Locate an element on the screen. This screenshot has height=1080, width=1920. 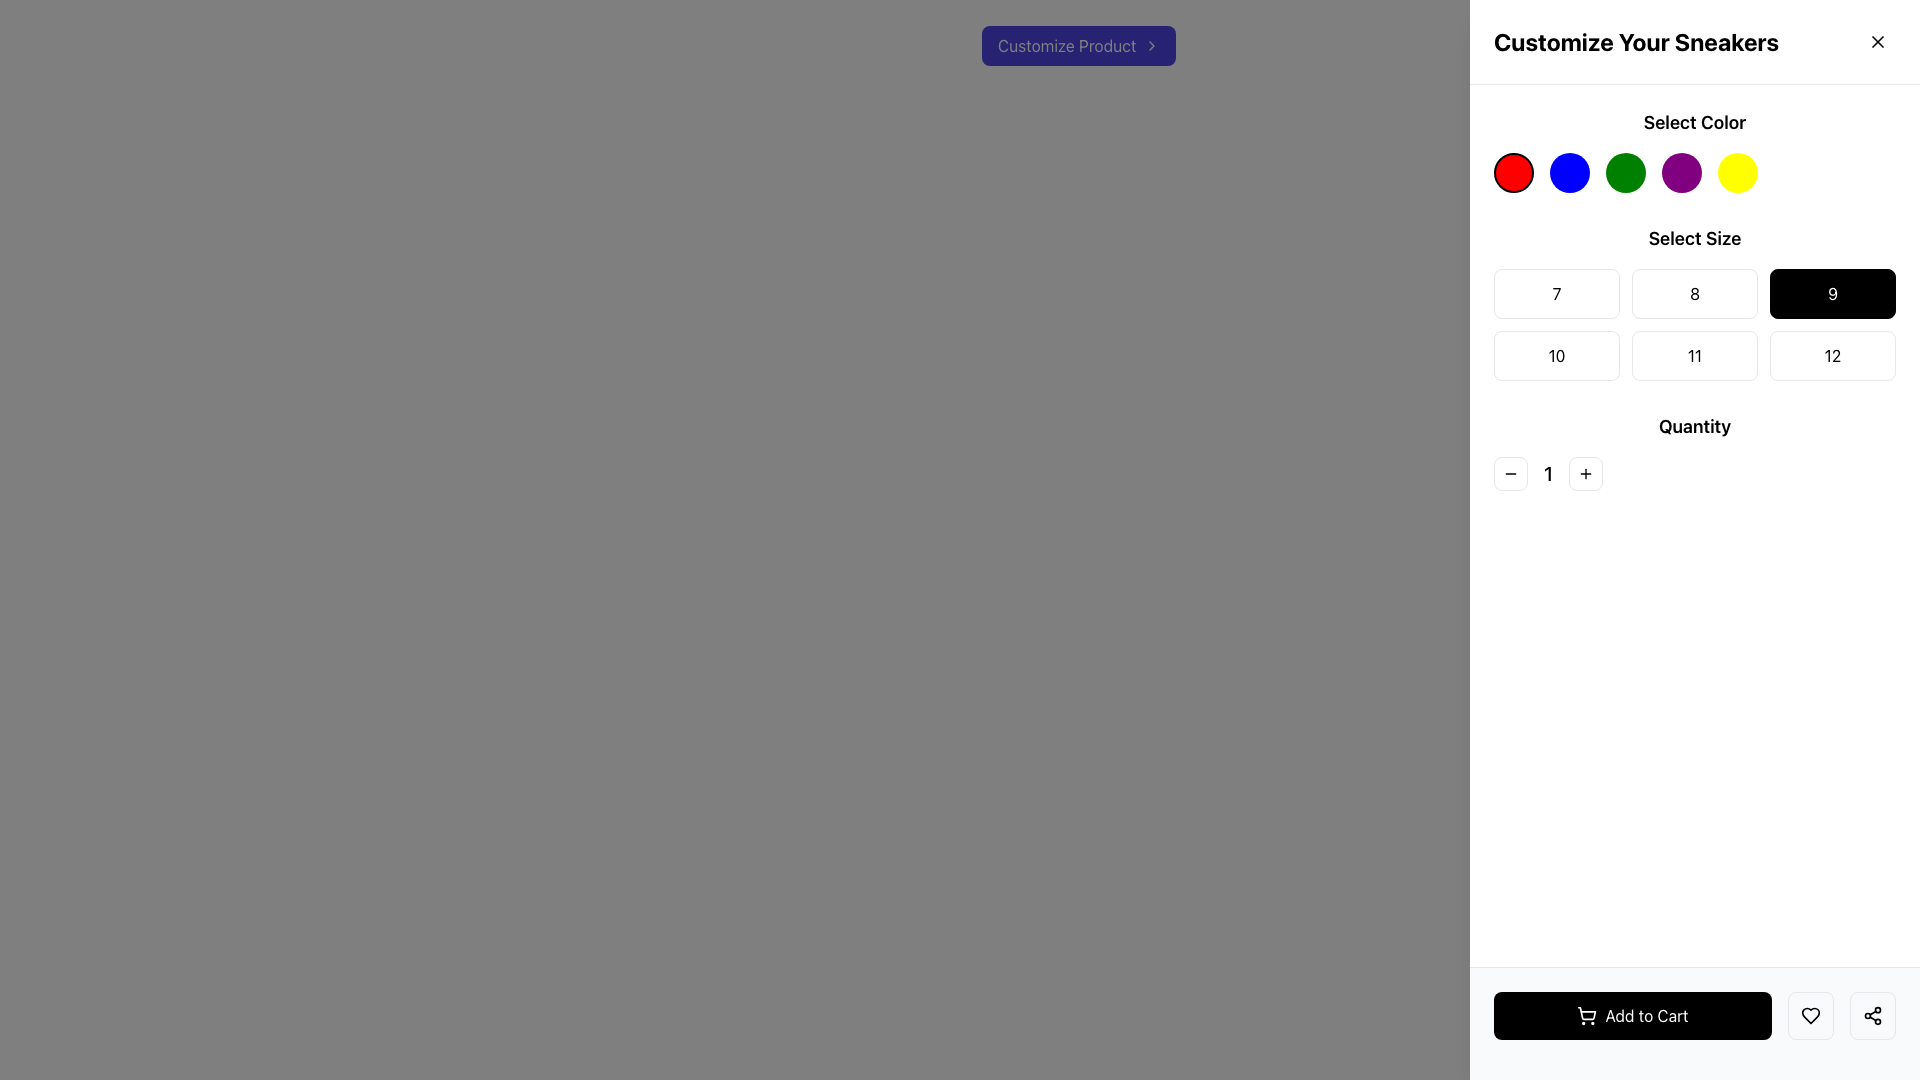
the fifth circular button with a yellow background under the 'Select Color' section is located at coordinates (1736, 172).